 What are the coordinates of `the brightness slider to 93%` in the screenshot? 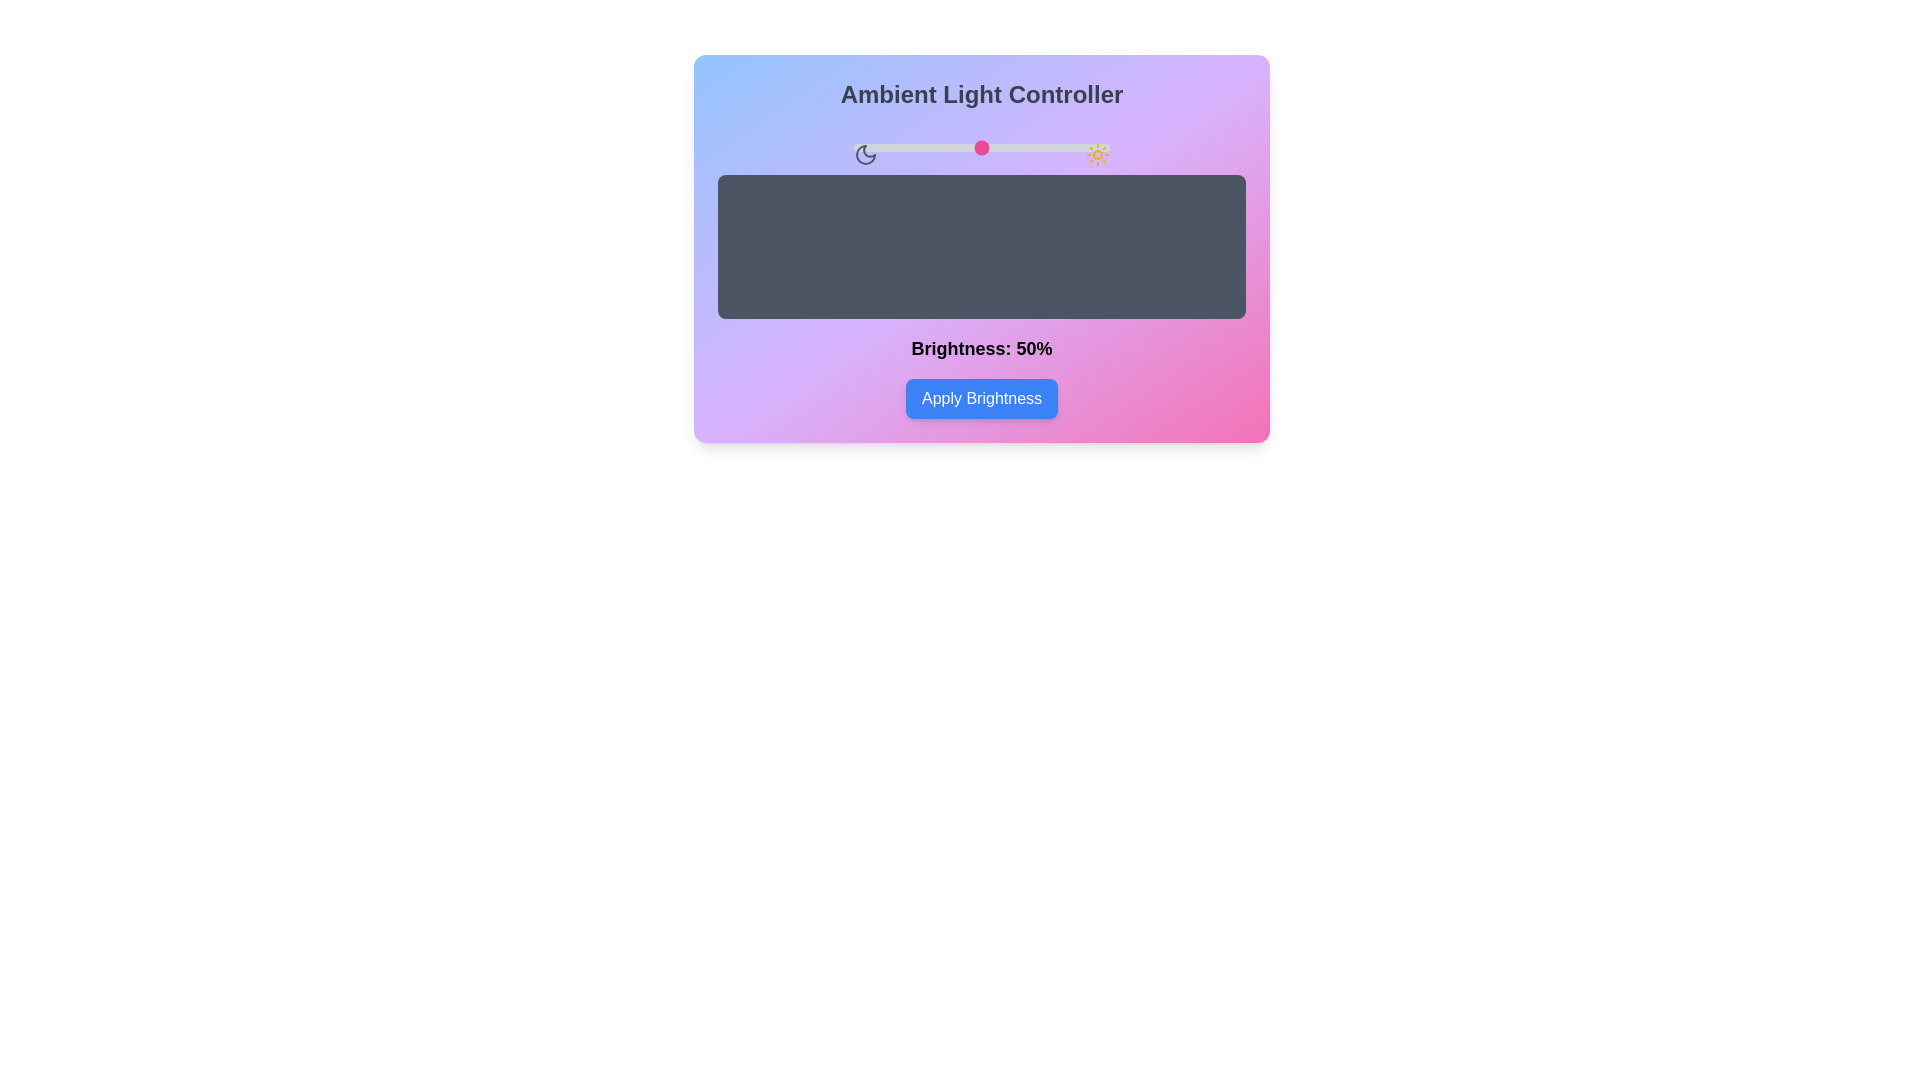 It's located at (1091, 146).